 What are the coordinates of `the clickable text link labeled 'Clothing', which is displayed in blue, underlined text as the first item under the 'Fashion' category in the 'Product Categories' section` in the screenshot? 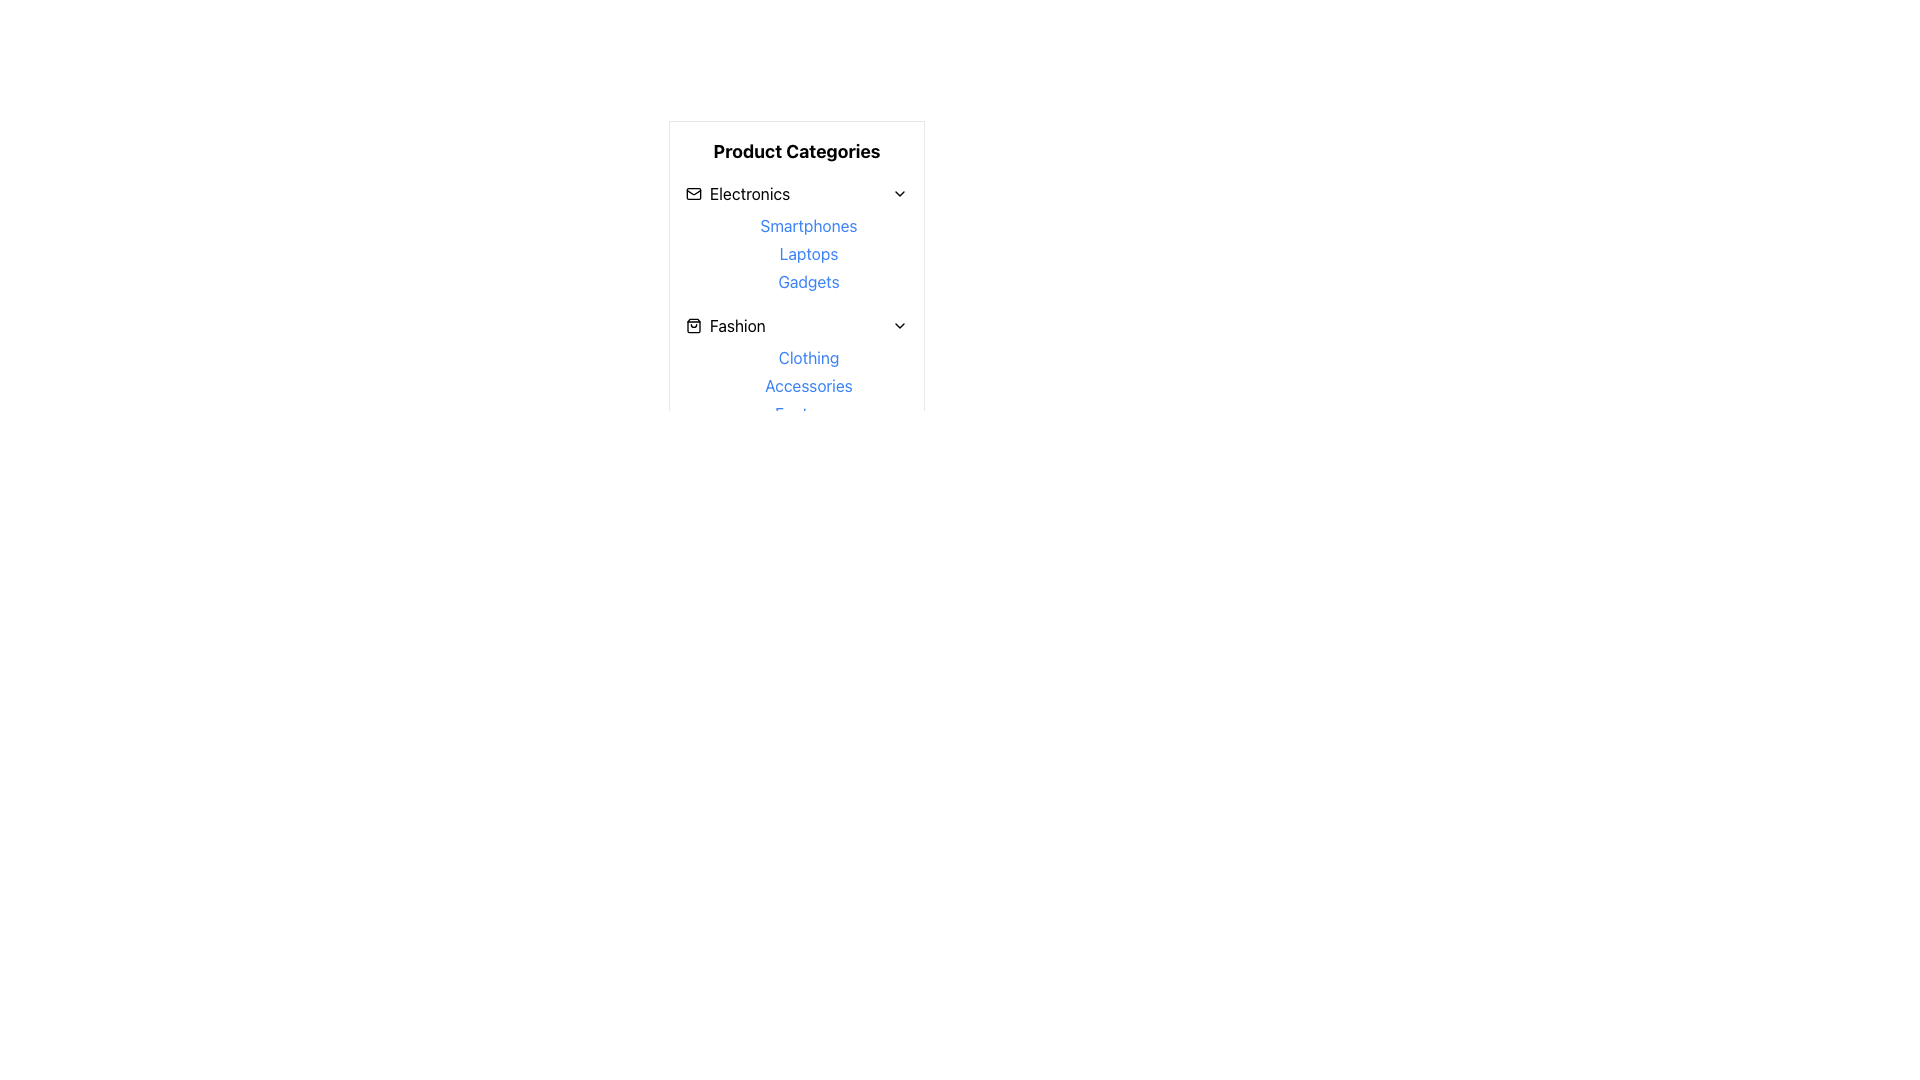 It's located at (809, 357).